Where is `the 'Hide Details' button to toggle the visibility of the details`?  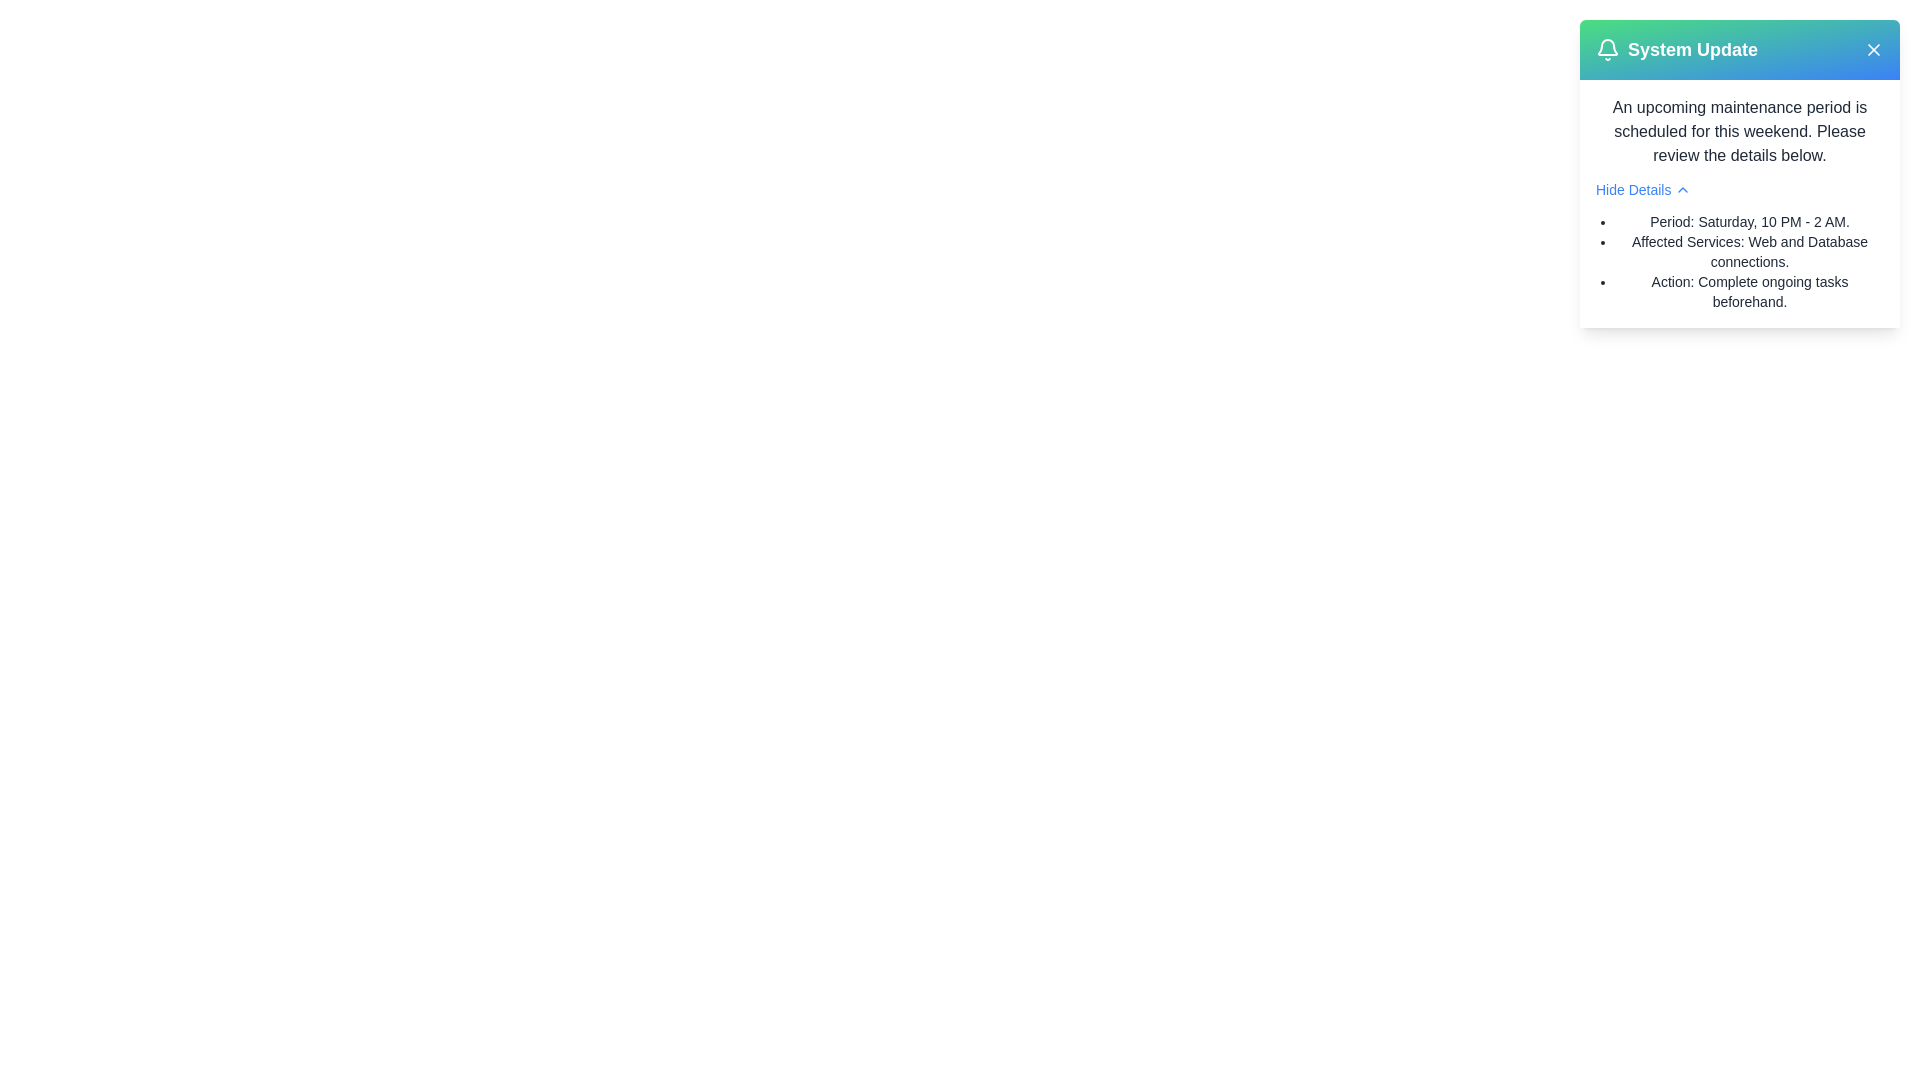
the 'Hide Details' button to toggle the visibility of the details is located at coordinates (1642, 189).